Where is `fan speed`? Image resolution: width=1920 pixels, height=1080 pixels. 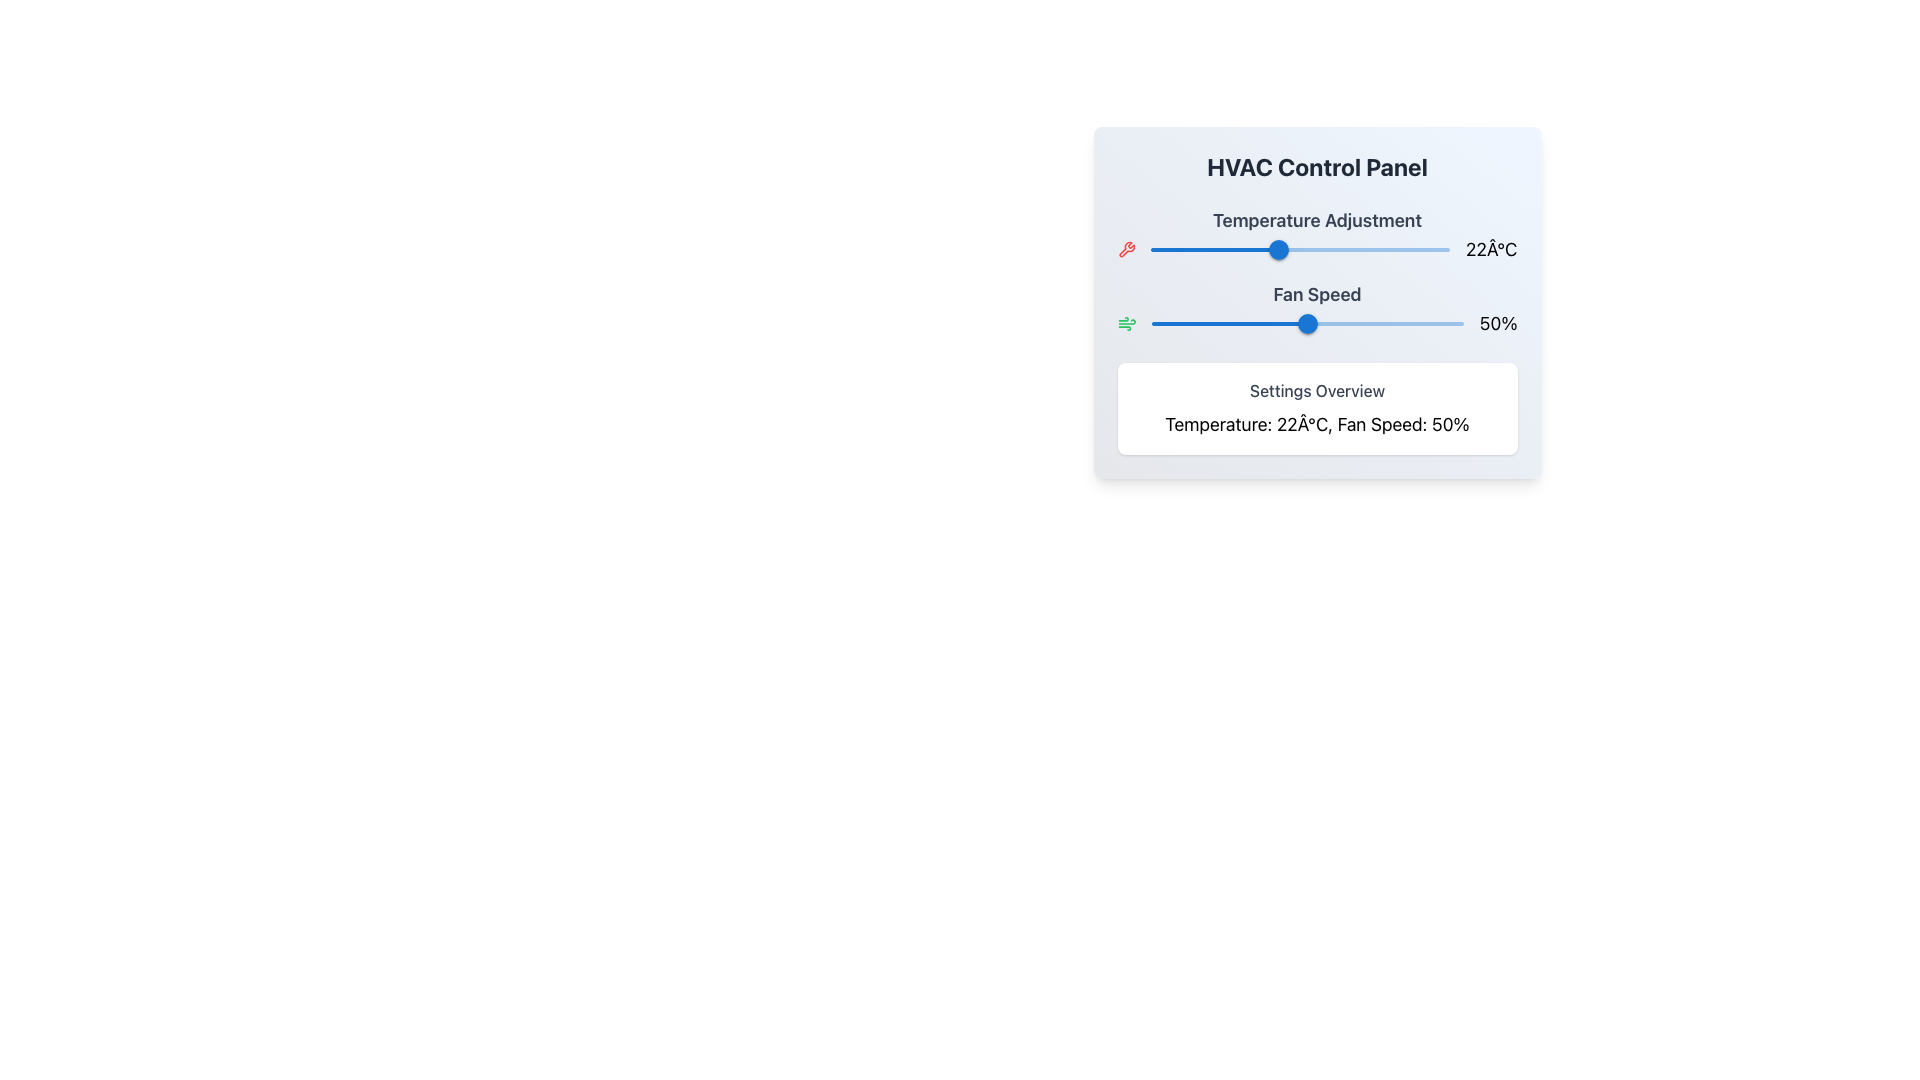
fan speed is located at coordinates (1222, 323).